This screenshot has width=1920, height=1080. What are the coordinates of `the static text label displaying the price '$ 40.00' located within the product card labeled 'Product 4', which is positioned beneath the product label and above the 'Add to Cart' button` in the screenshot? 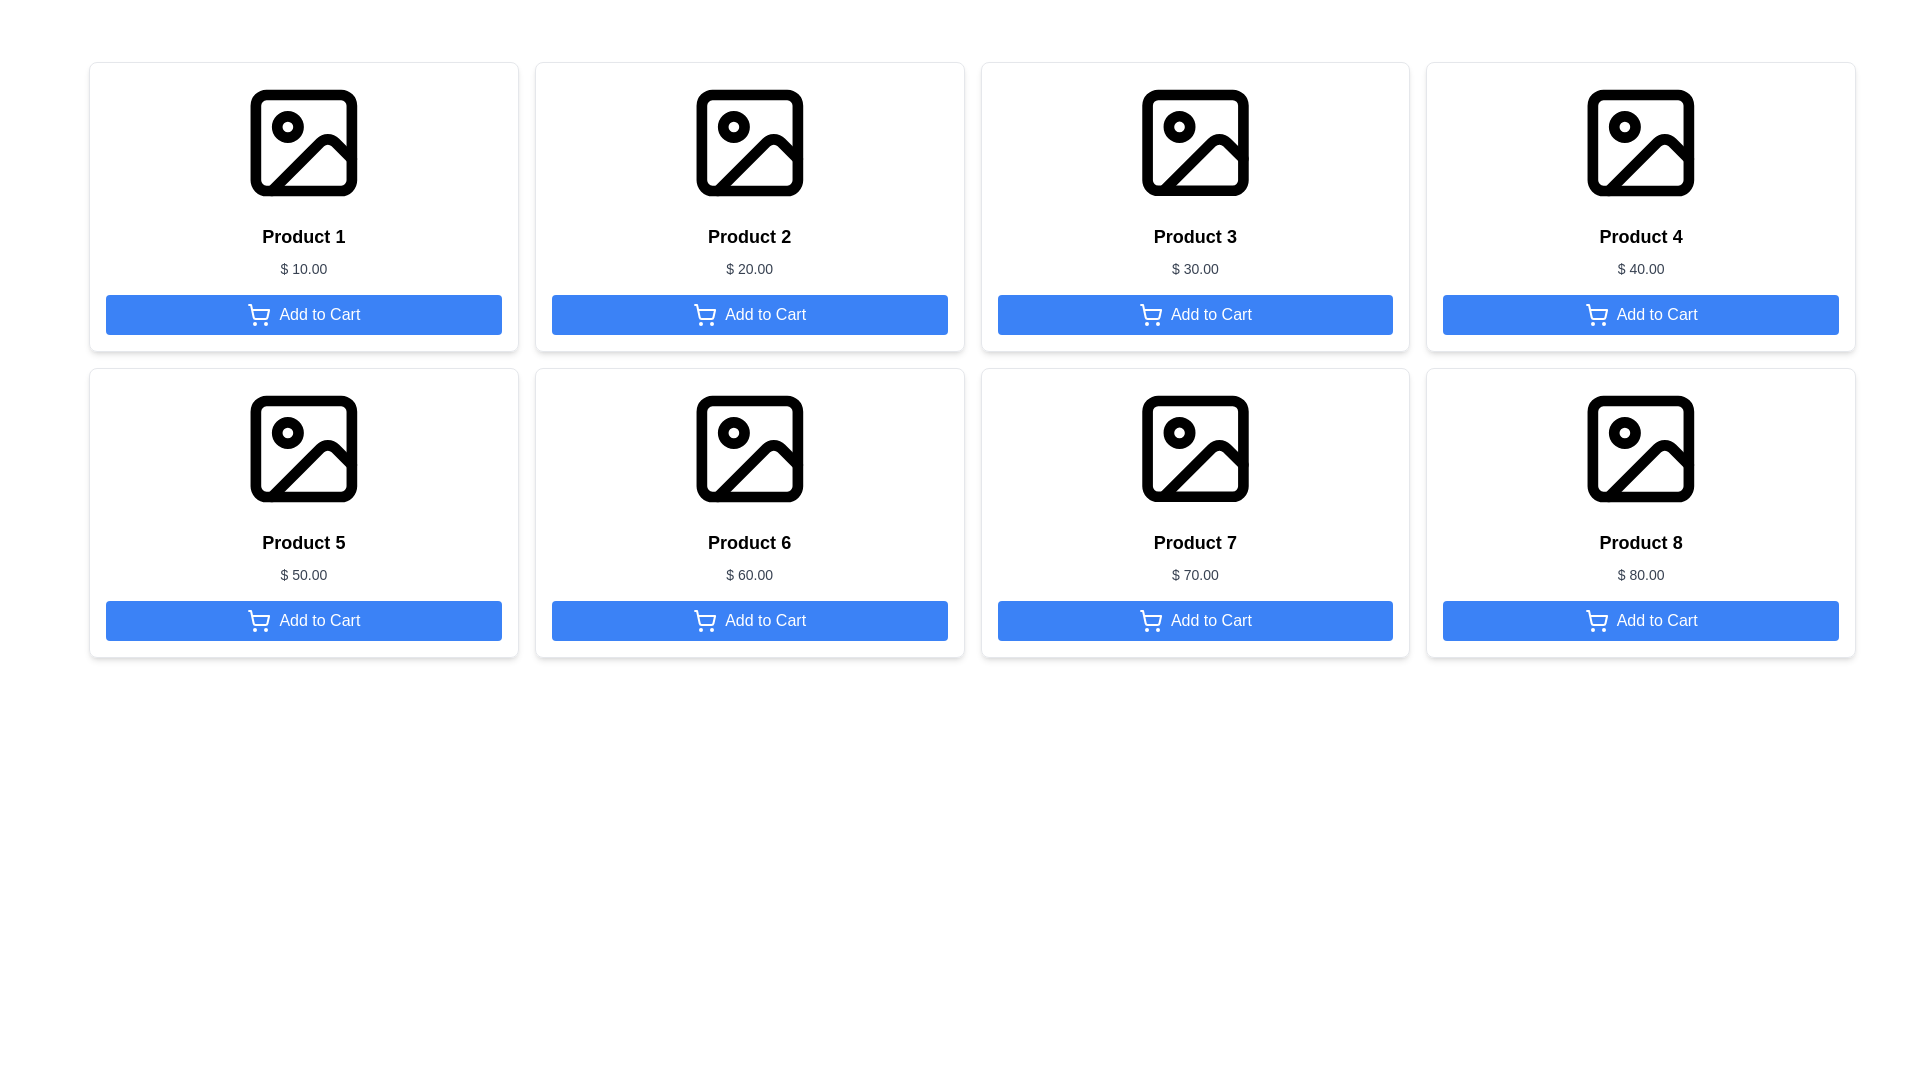 It's located at (1641, 268).